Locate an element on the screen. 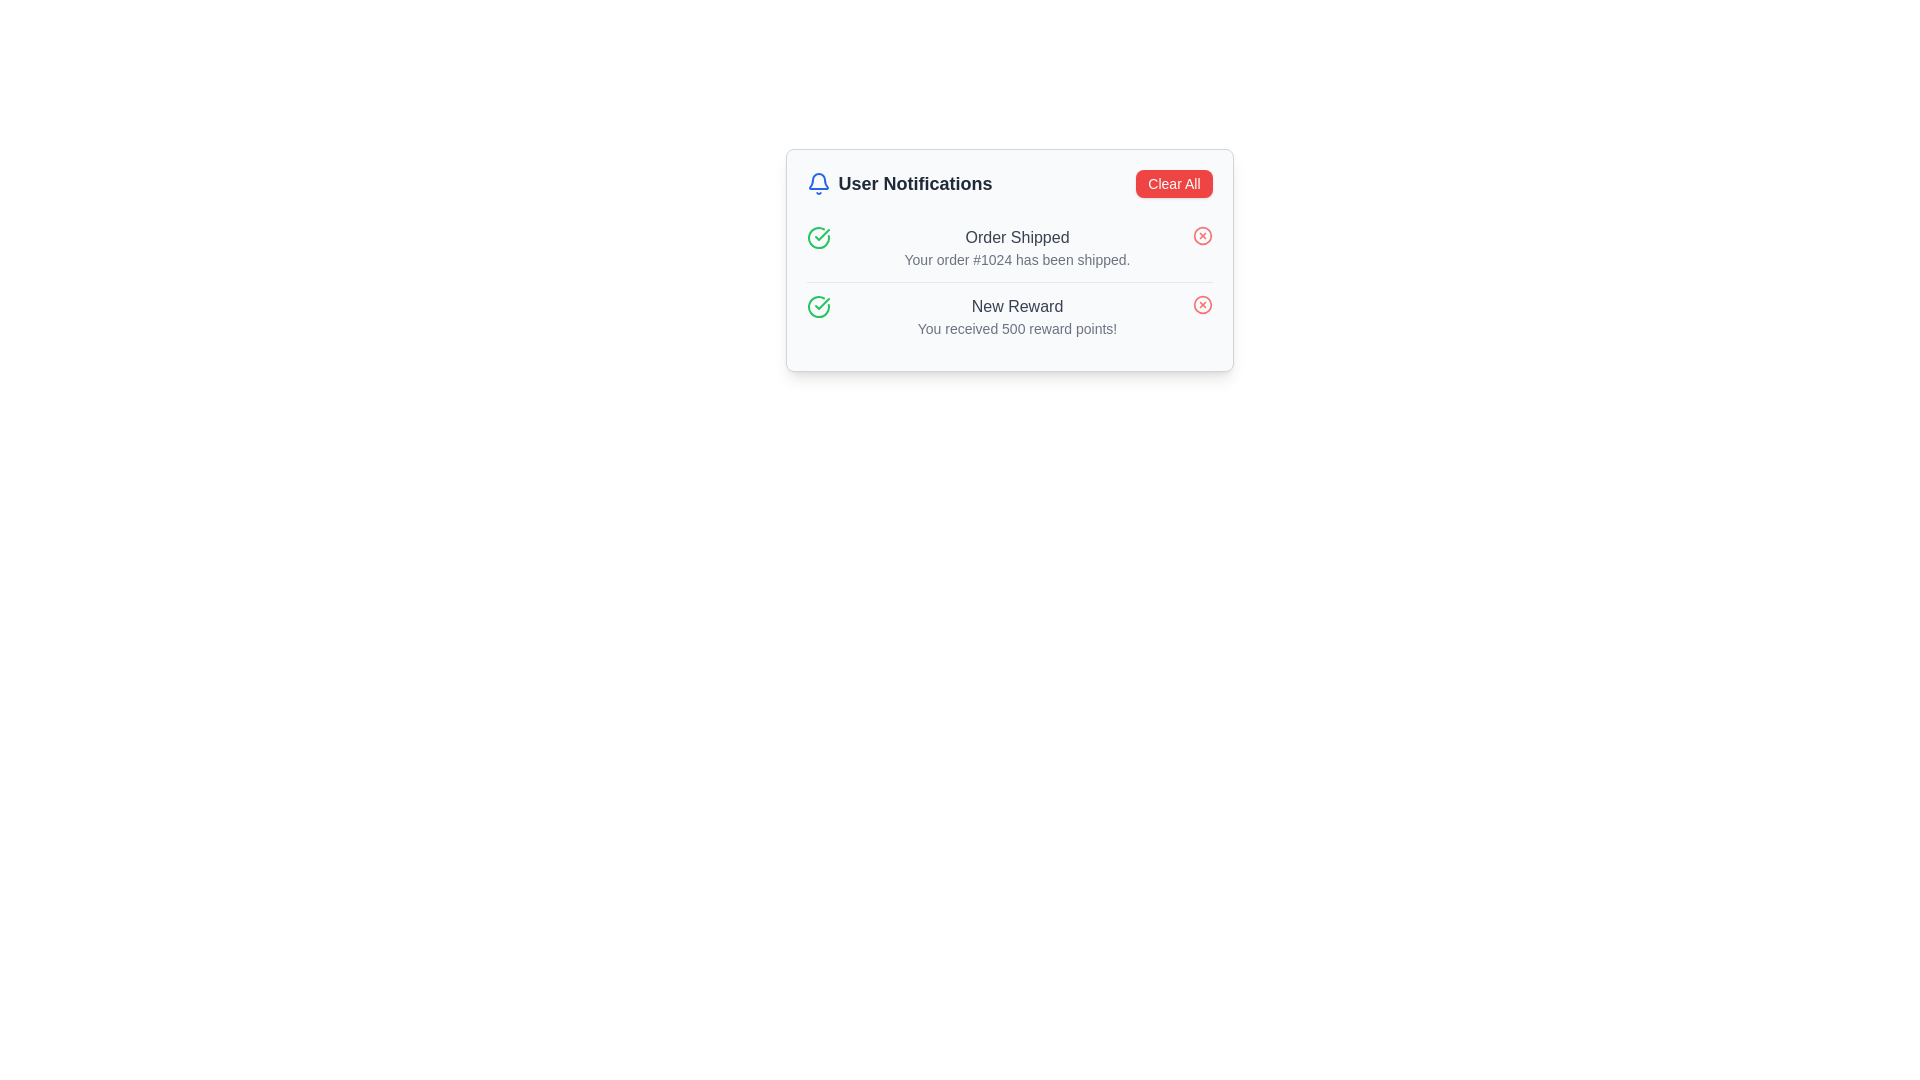  the dismiss button for the 'Order Shipped' notification is located at coordinates (1201, 234).